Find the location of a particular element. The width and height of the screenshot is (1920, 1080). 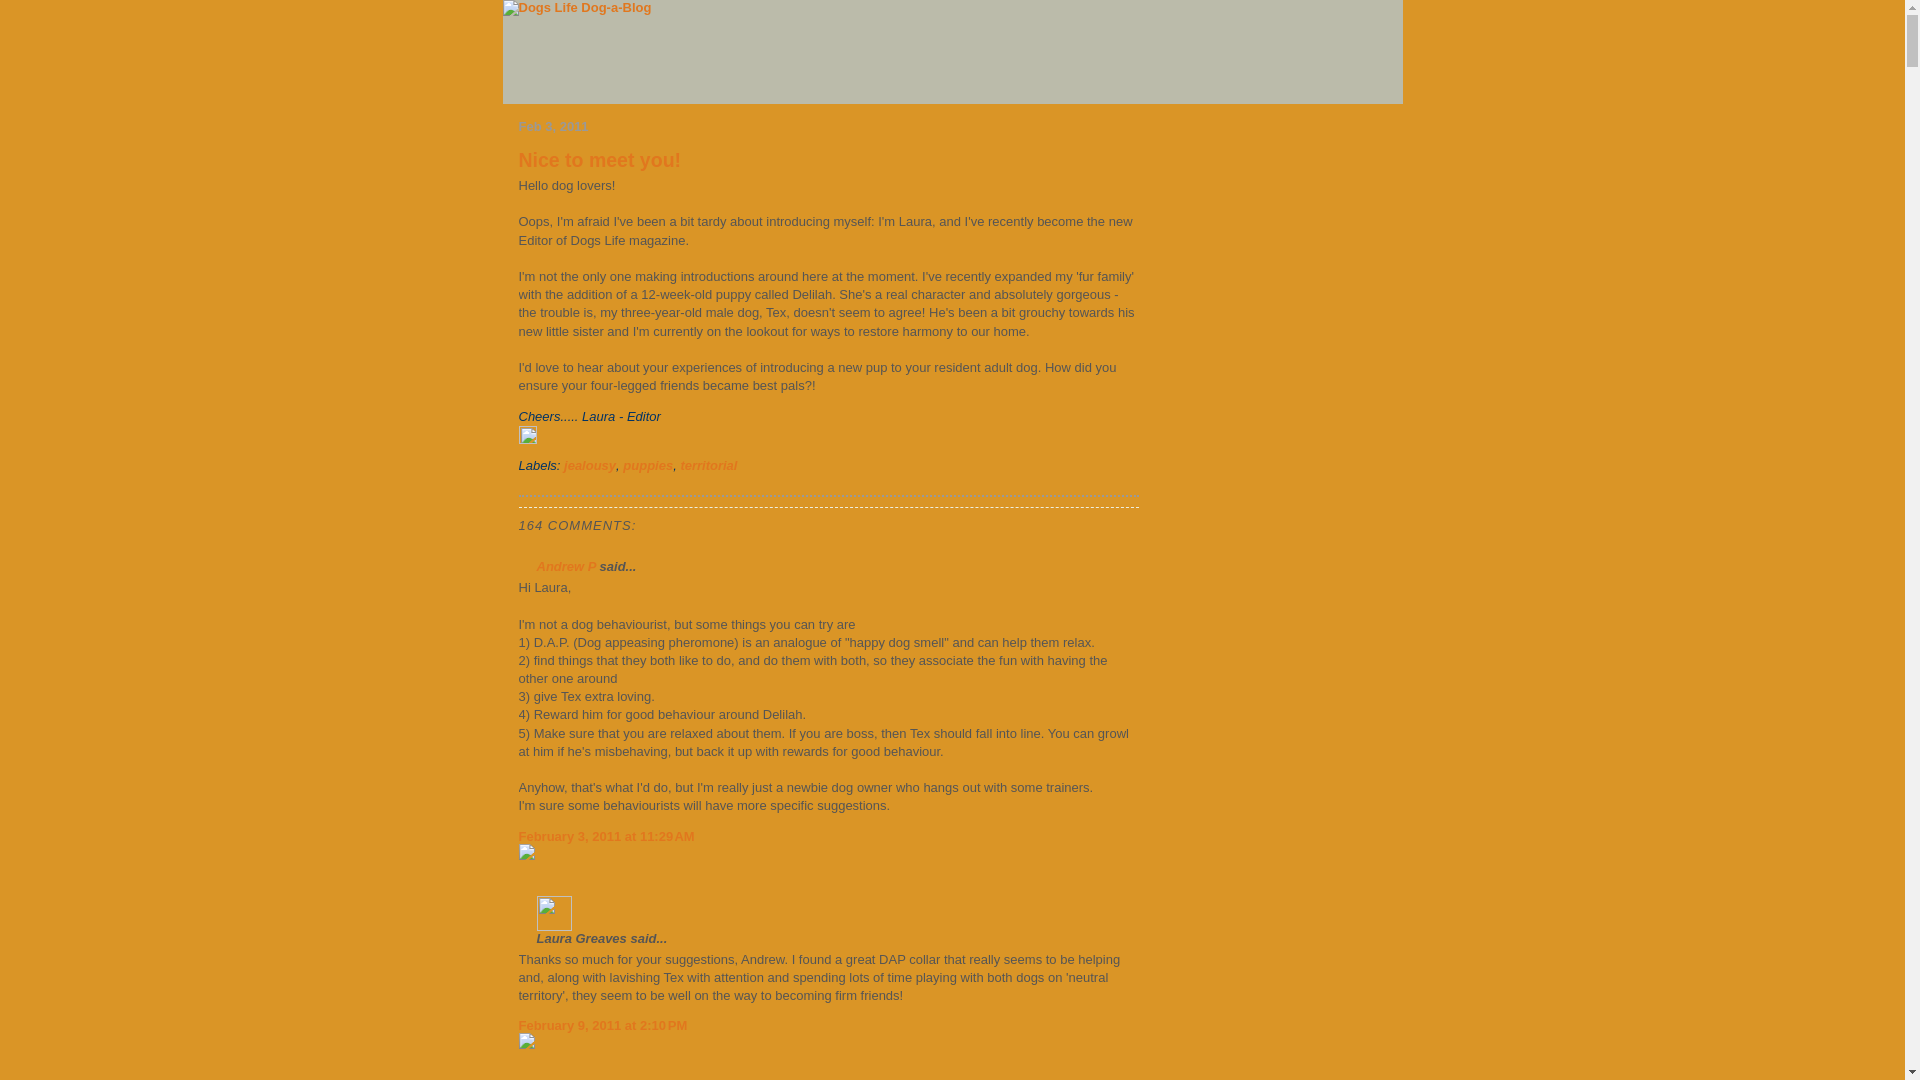

'territorial' is located at coordinates (708, 465).